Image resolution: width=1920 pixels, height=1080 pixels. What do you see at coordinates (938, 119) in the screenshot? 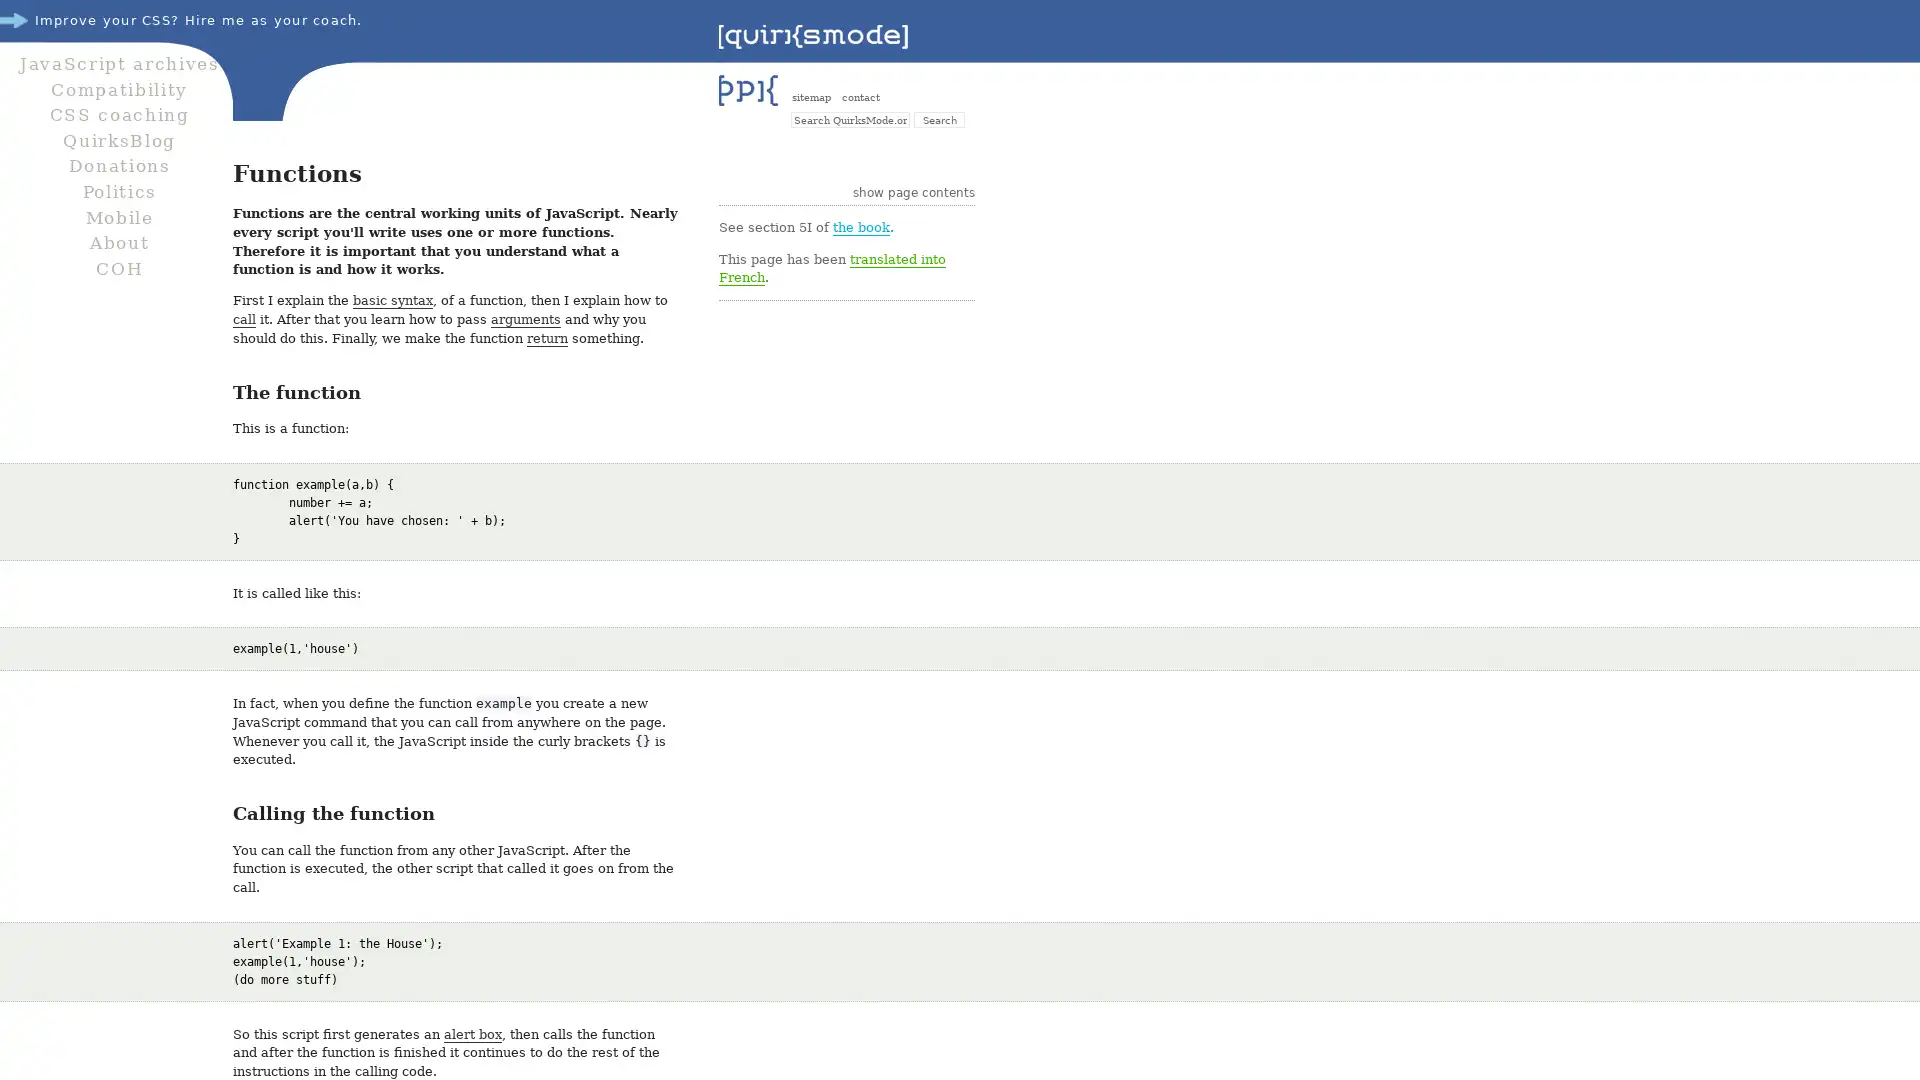
I see `Search` at bounding box center [938, 119].